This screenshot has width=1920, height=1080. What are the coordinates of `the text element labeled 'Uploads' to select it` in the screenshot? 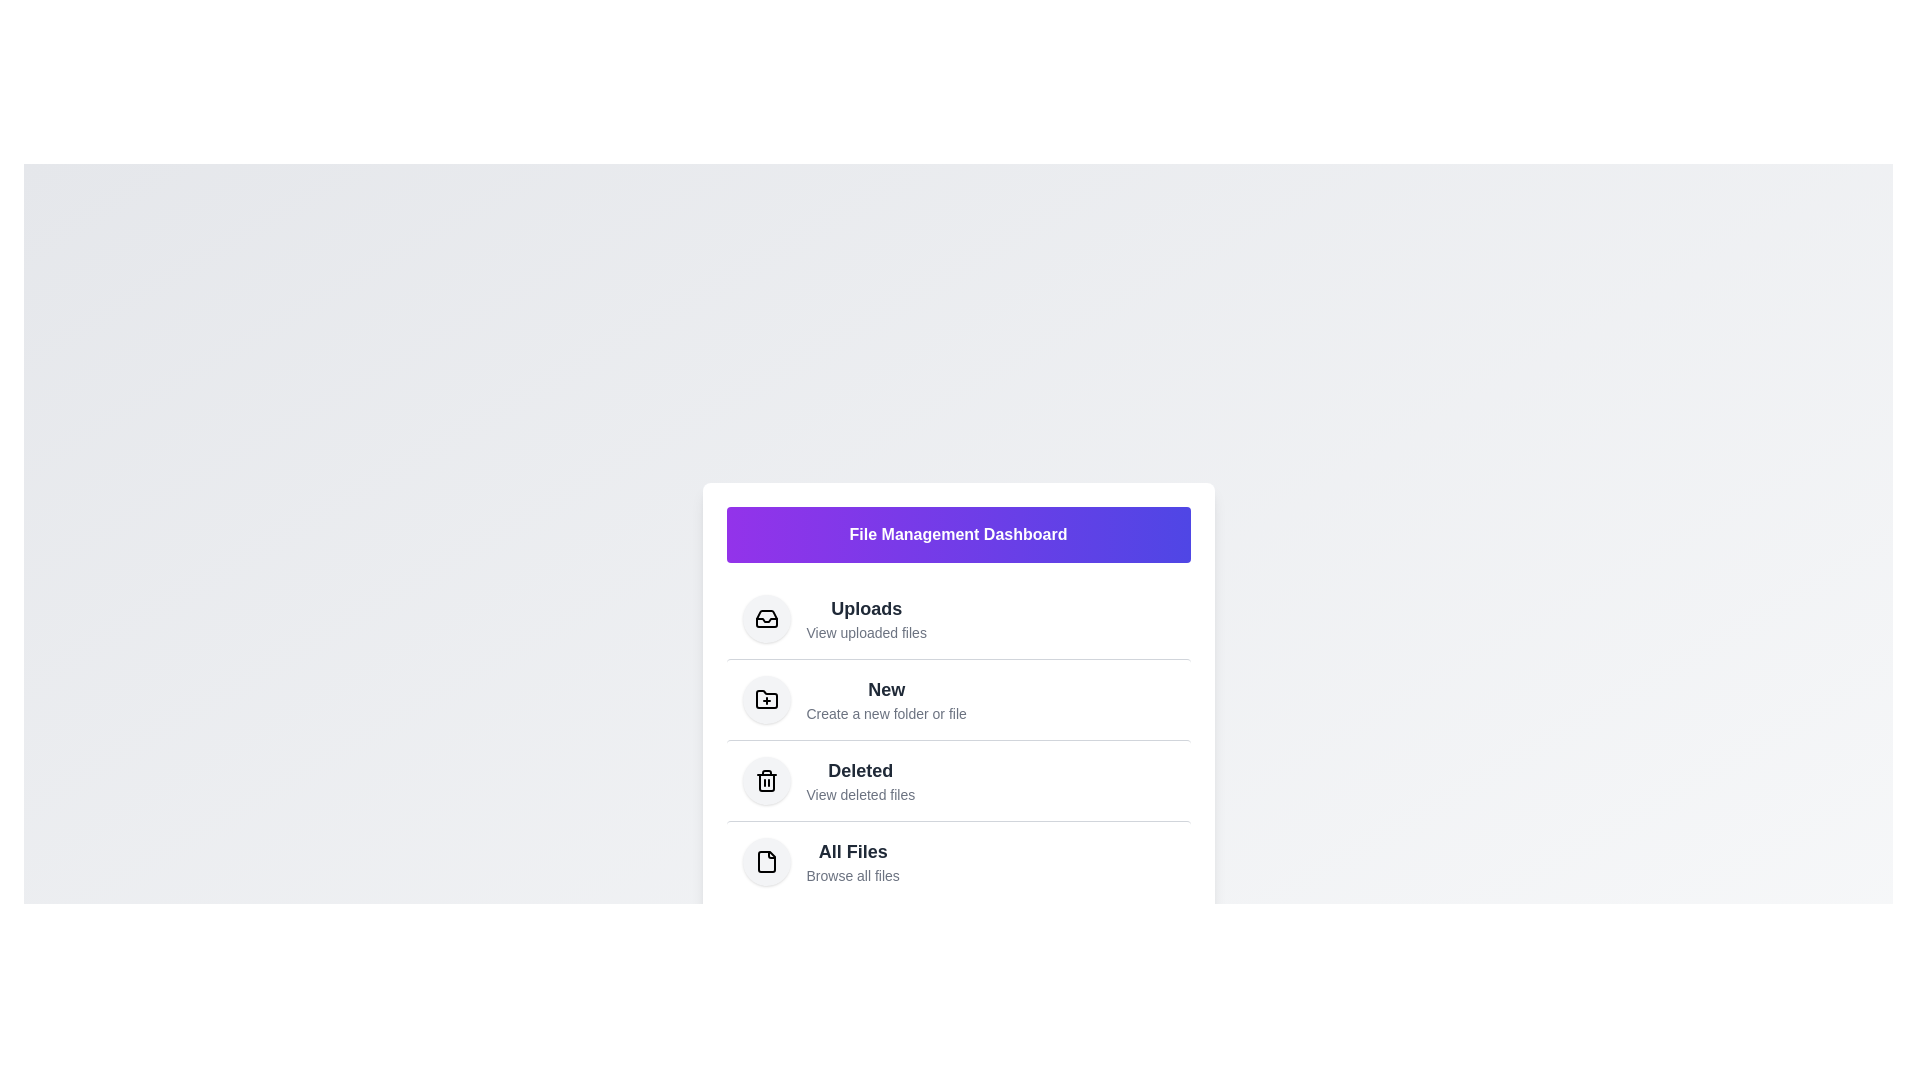 It's located at (866, 607).